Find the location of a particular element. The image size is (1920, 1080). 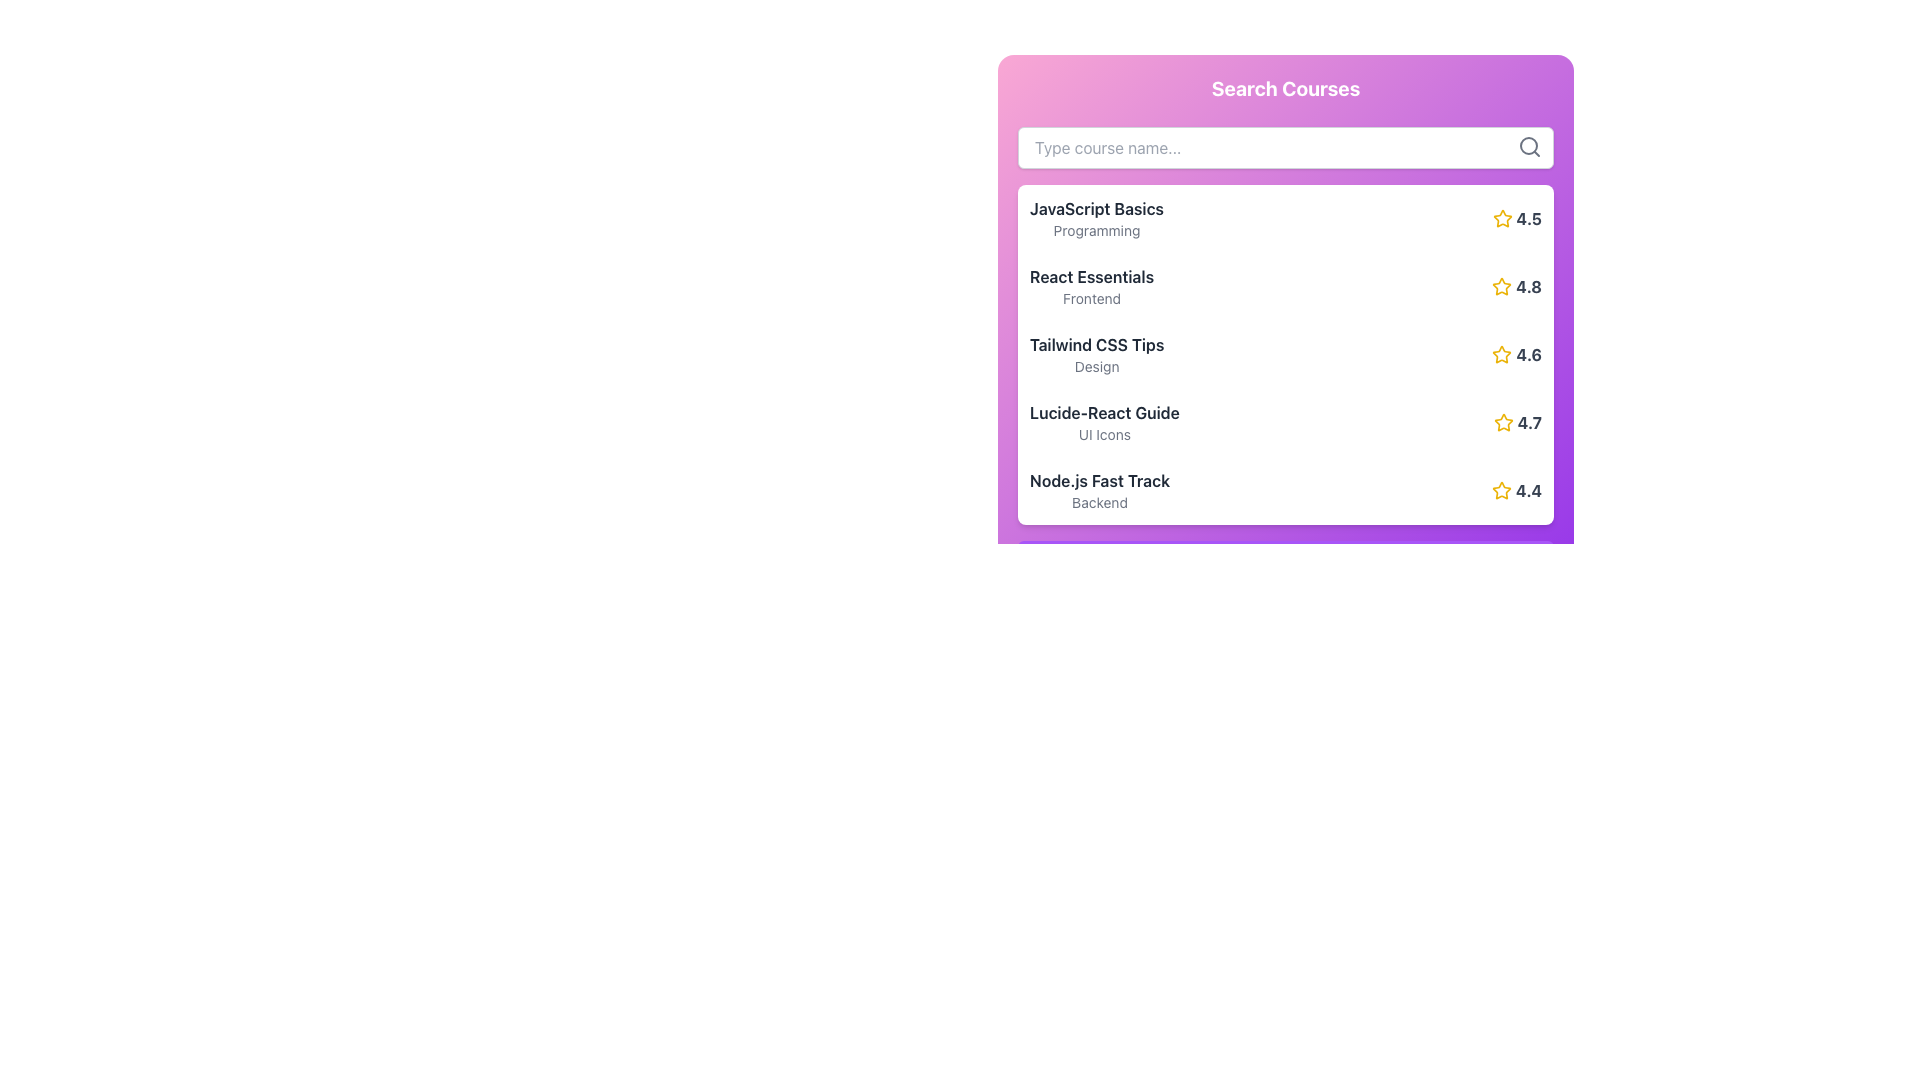

the fifth list item representing the course 'Node.js Fast Track' is located at coordinates (1286, 490).